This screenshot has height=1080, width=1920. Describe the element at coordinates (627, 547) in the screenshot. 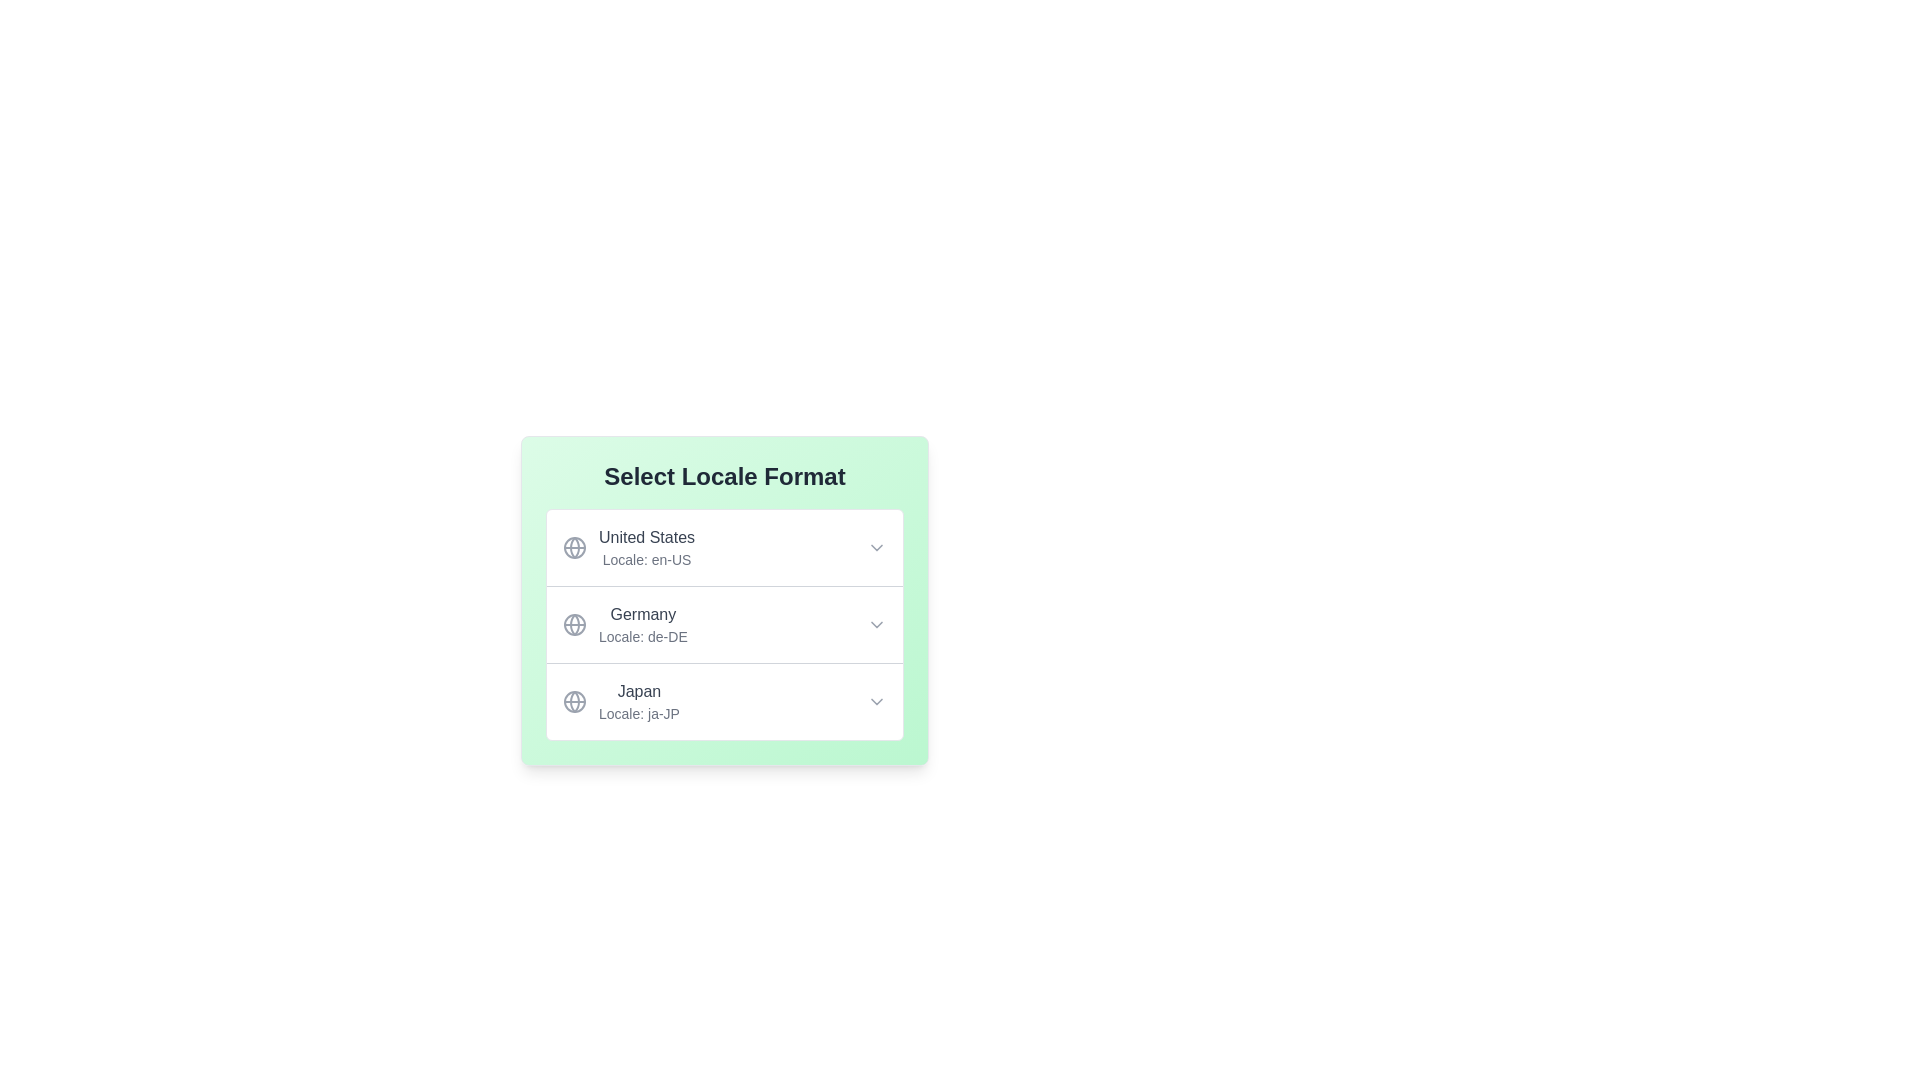

I see `the interactive list item displaying 'United States' and 'Locale: en-US'` at that location.